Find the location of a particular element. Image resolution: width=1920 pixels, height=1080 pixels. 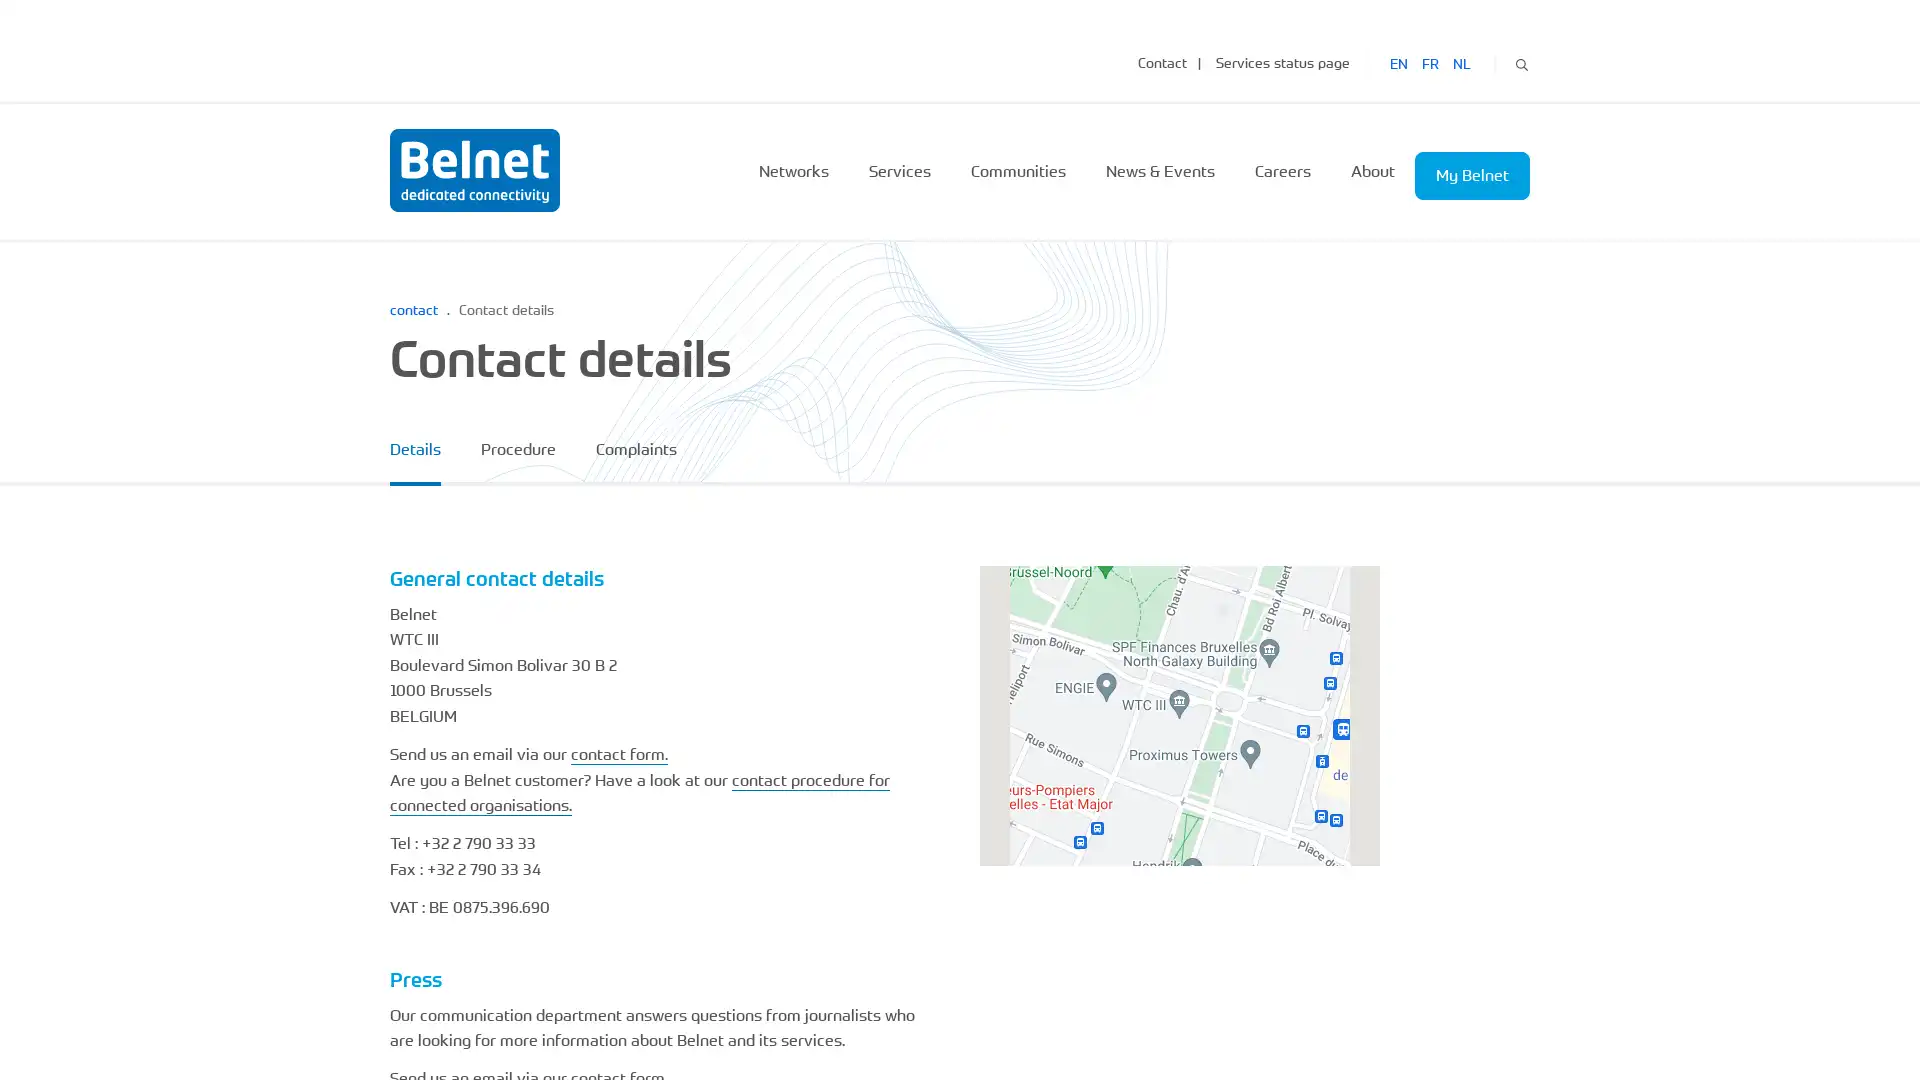

Search is located at coordinates (1520, 61).